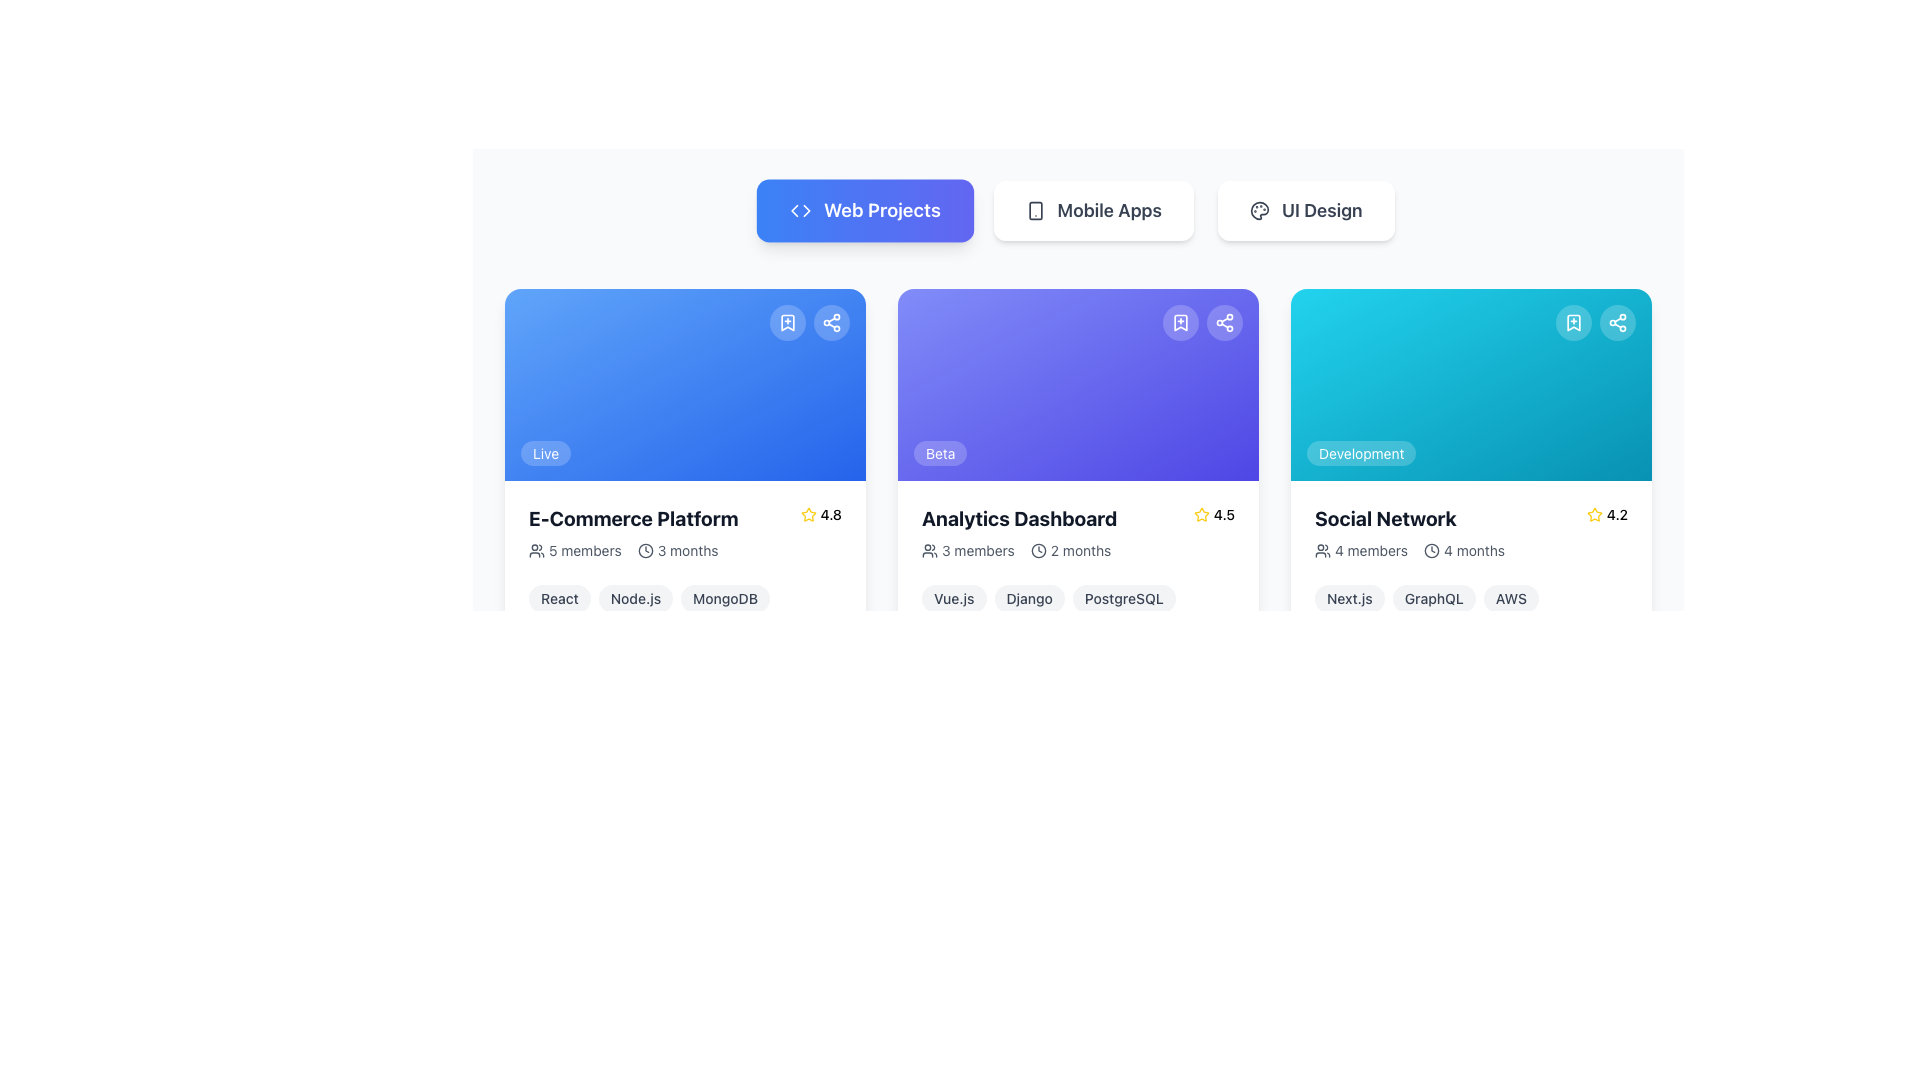 The width and height of the screenshot is (1920, 1080). Describe the element at coordinates (1471, 597) in the screenshot. I see `the 'GraphQL' tag in the technology tags list located at the bottom section of the 'Social Network' card for more information` at that location.